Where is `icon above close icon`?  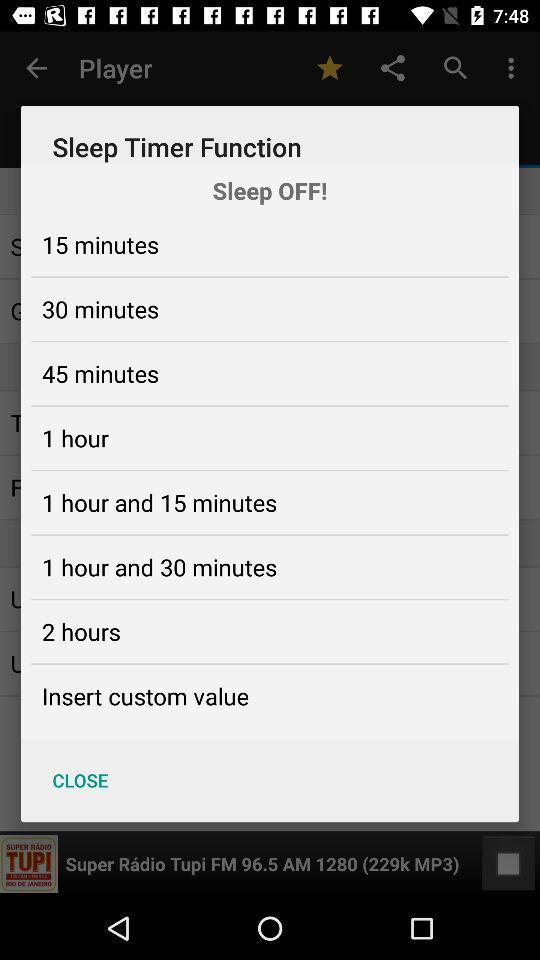 icon above close icon is located at coordinates (144, 696).